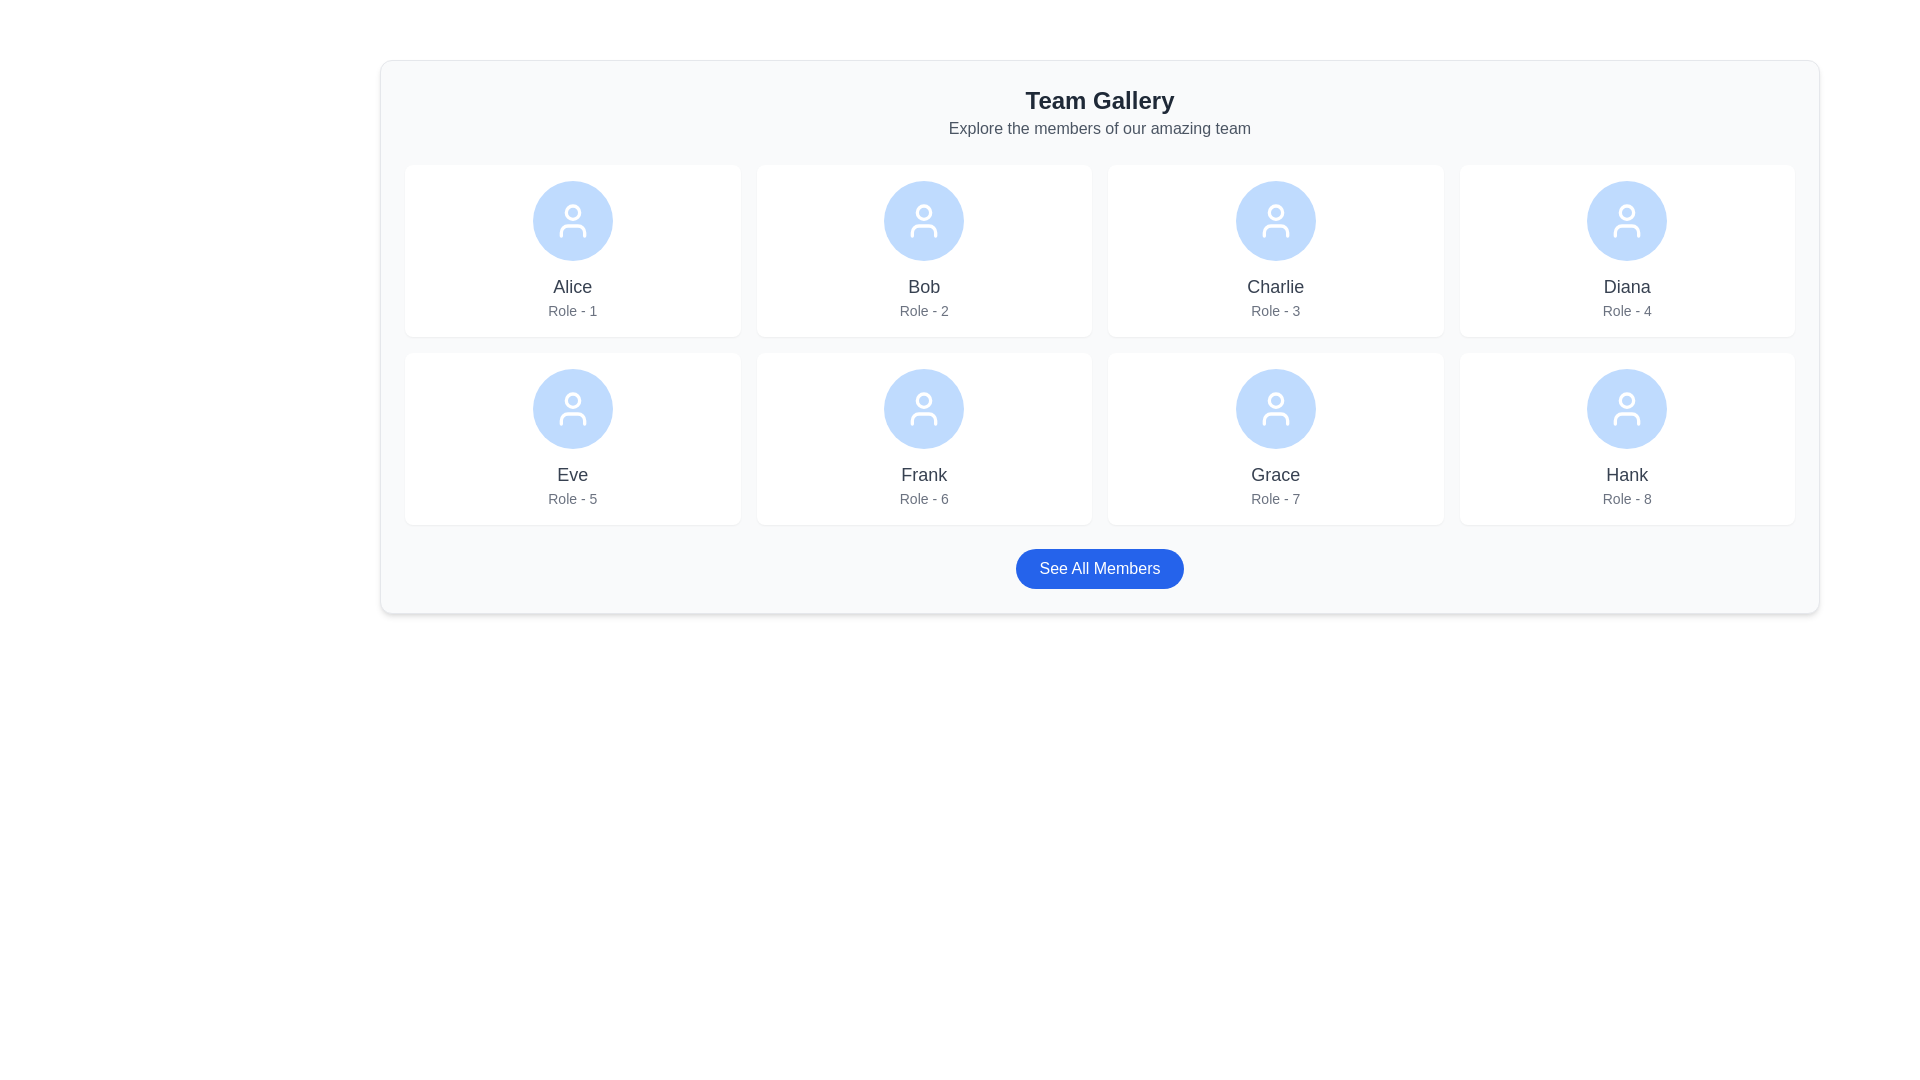 This screenshot has width=1920, height=1080. Describe the element at coordinates (571, 497) in the screenshot. I see `the text label that provides supplementary information about the designation of 'Eve', located centrally within the card component in the second row and second column of the grid layout` at that location.